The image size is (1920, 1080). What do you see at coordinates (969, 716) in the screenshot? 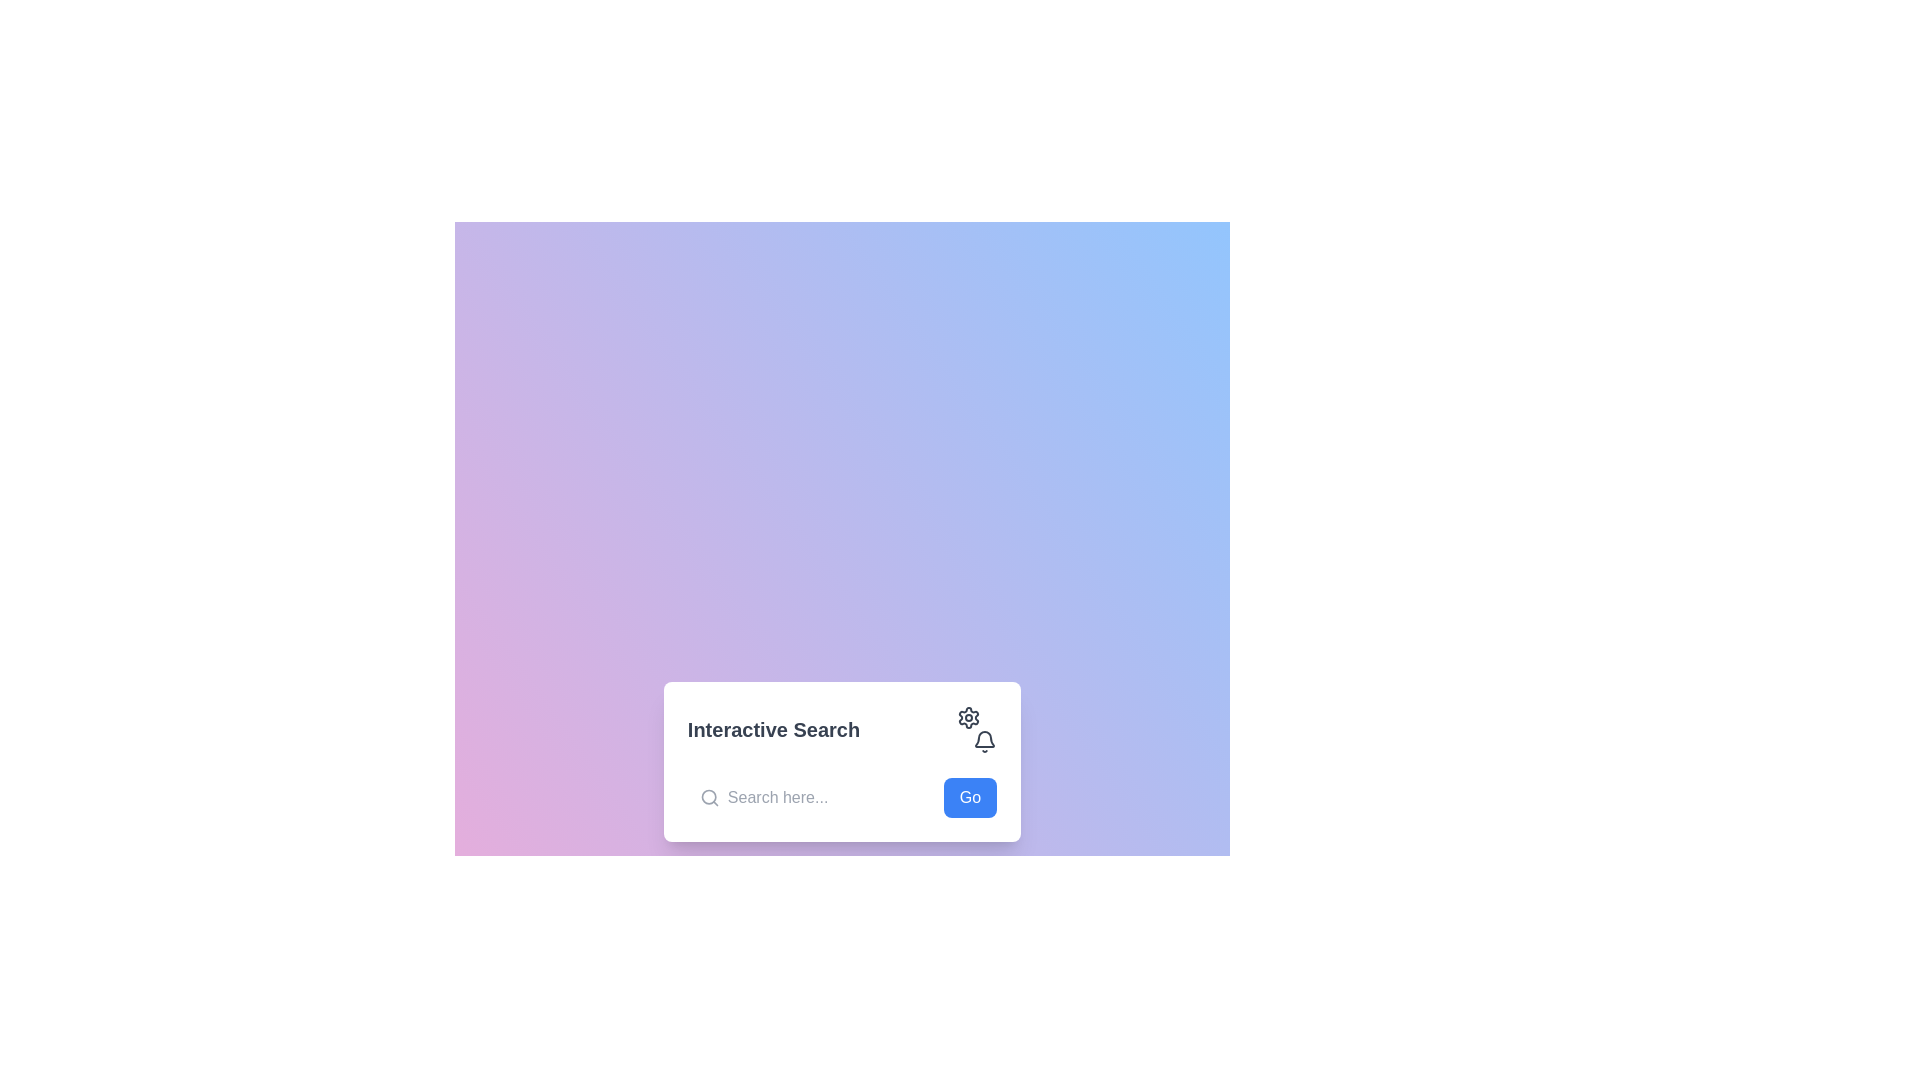
I see `the settings icon located in the top-right corner of the dialog box, adjacent to the bell icon` at bounding box center [969, 716].